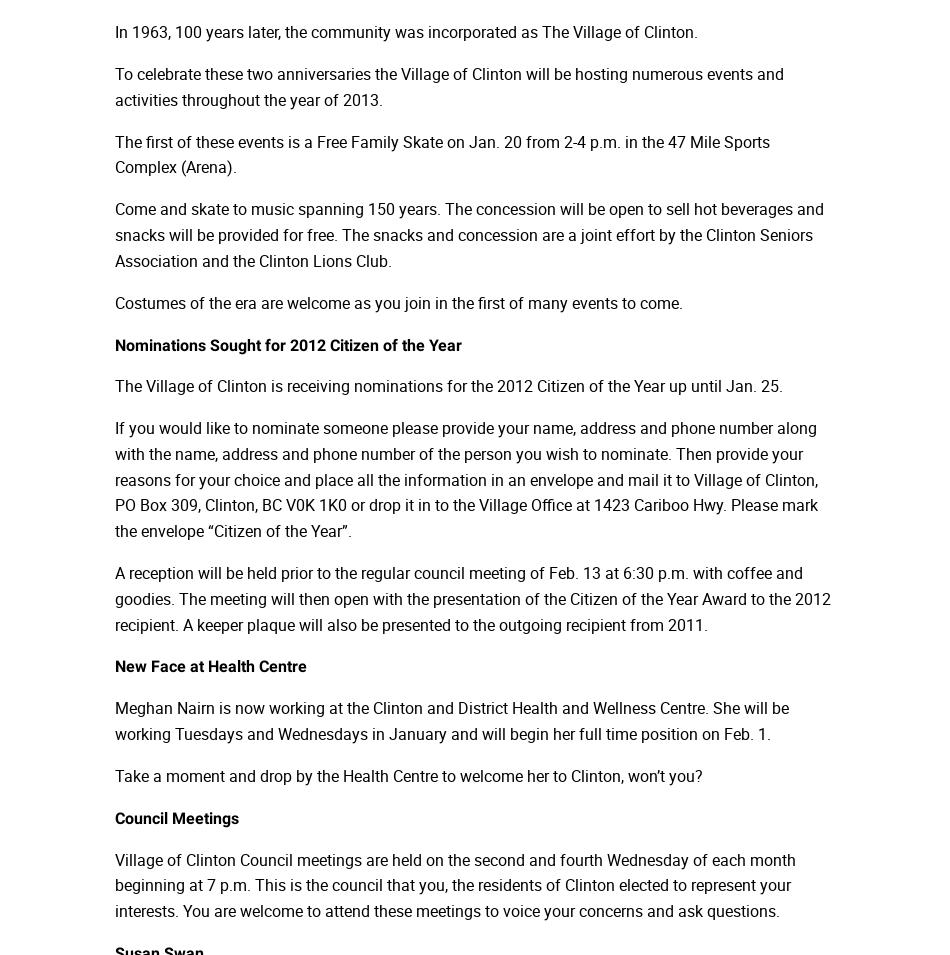 The width and height of the screenshot is (950, 955). What do you see at coordinates (447, 385) in the screenshot?
I see `'The Village of Clinton is receiving nominations for the 2012 Citizen of the Year up until Jan. 25.'` at bounding box center [447, 385].